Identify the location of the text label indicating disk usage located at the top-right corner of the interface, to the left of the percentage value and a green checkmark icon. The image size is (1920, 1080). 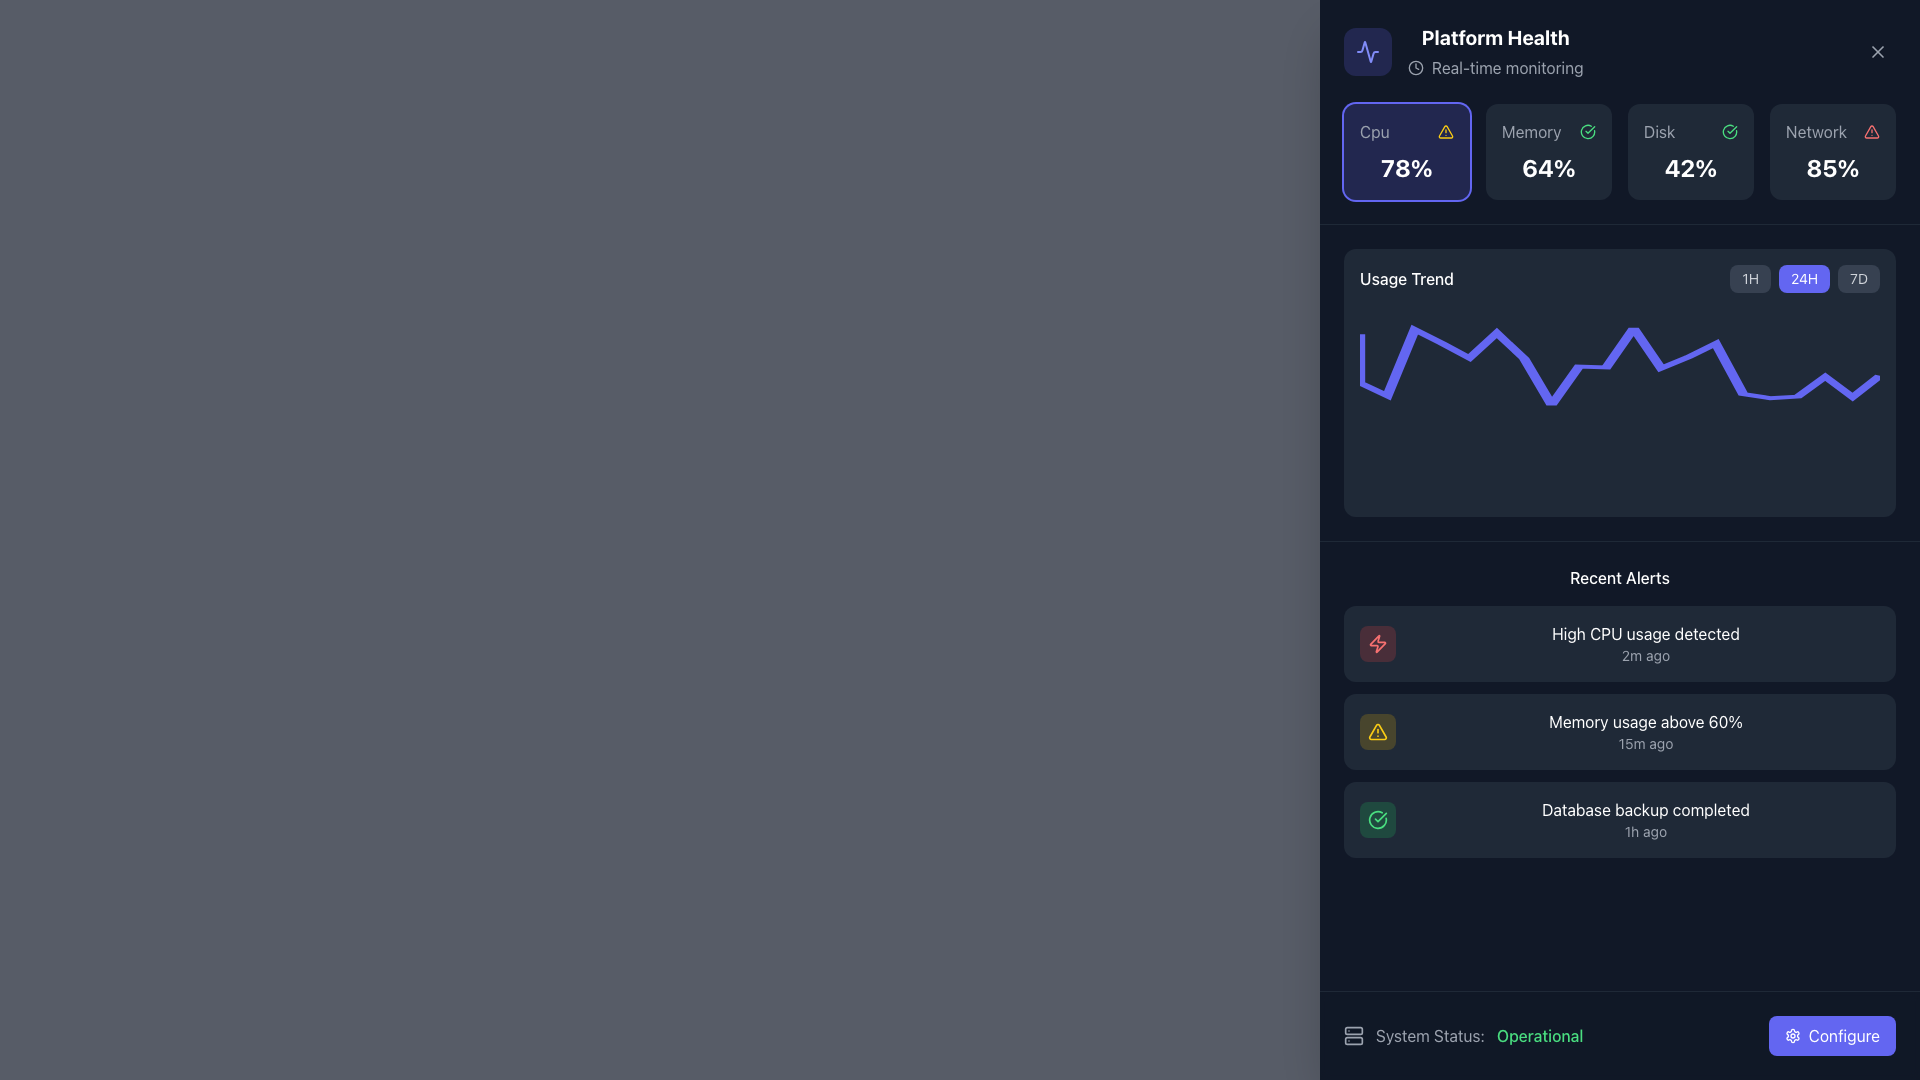
(1659, 131).